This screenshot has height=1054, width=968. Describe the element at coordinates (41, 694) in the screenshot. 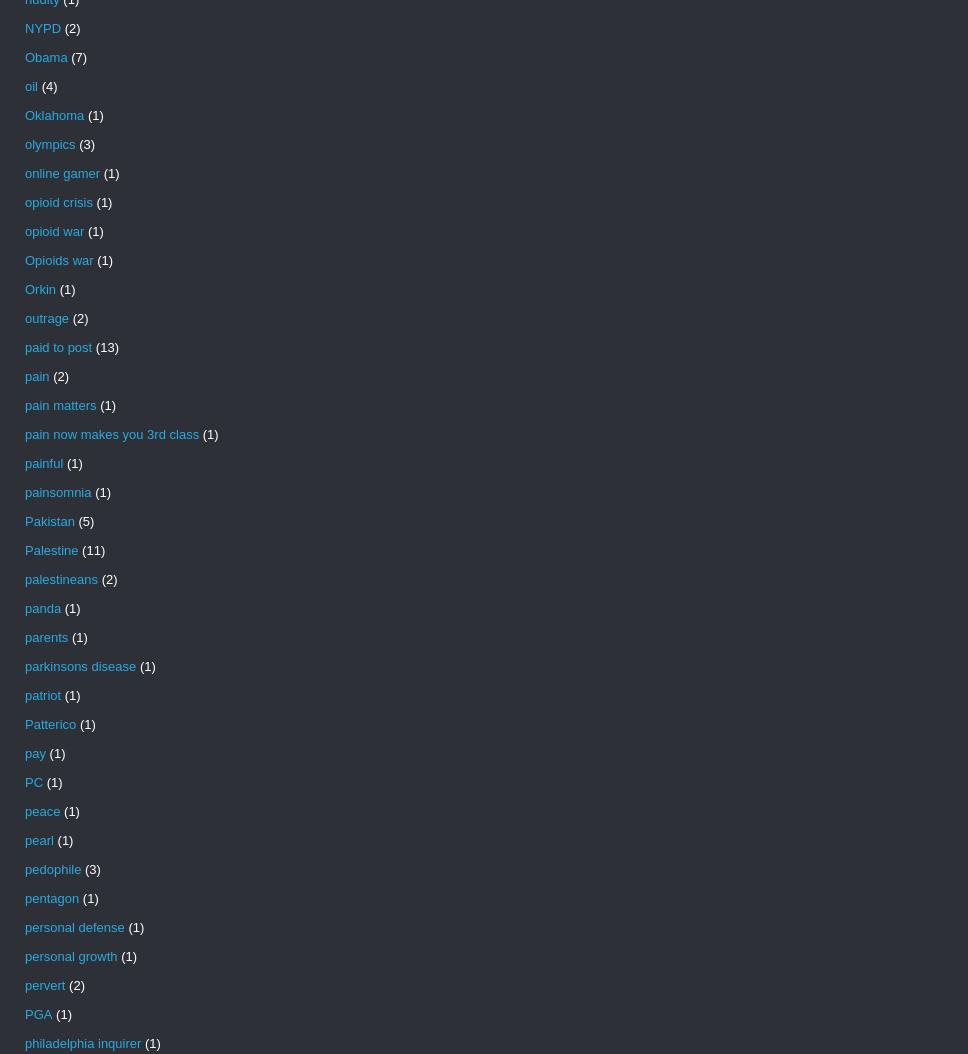

I see `'patriot'` at that location.